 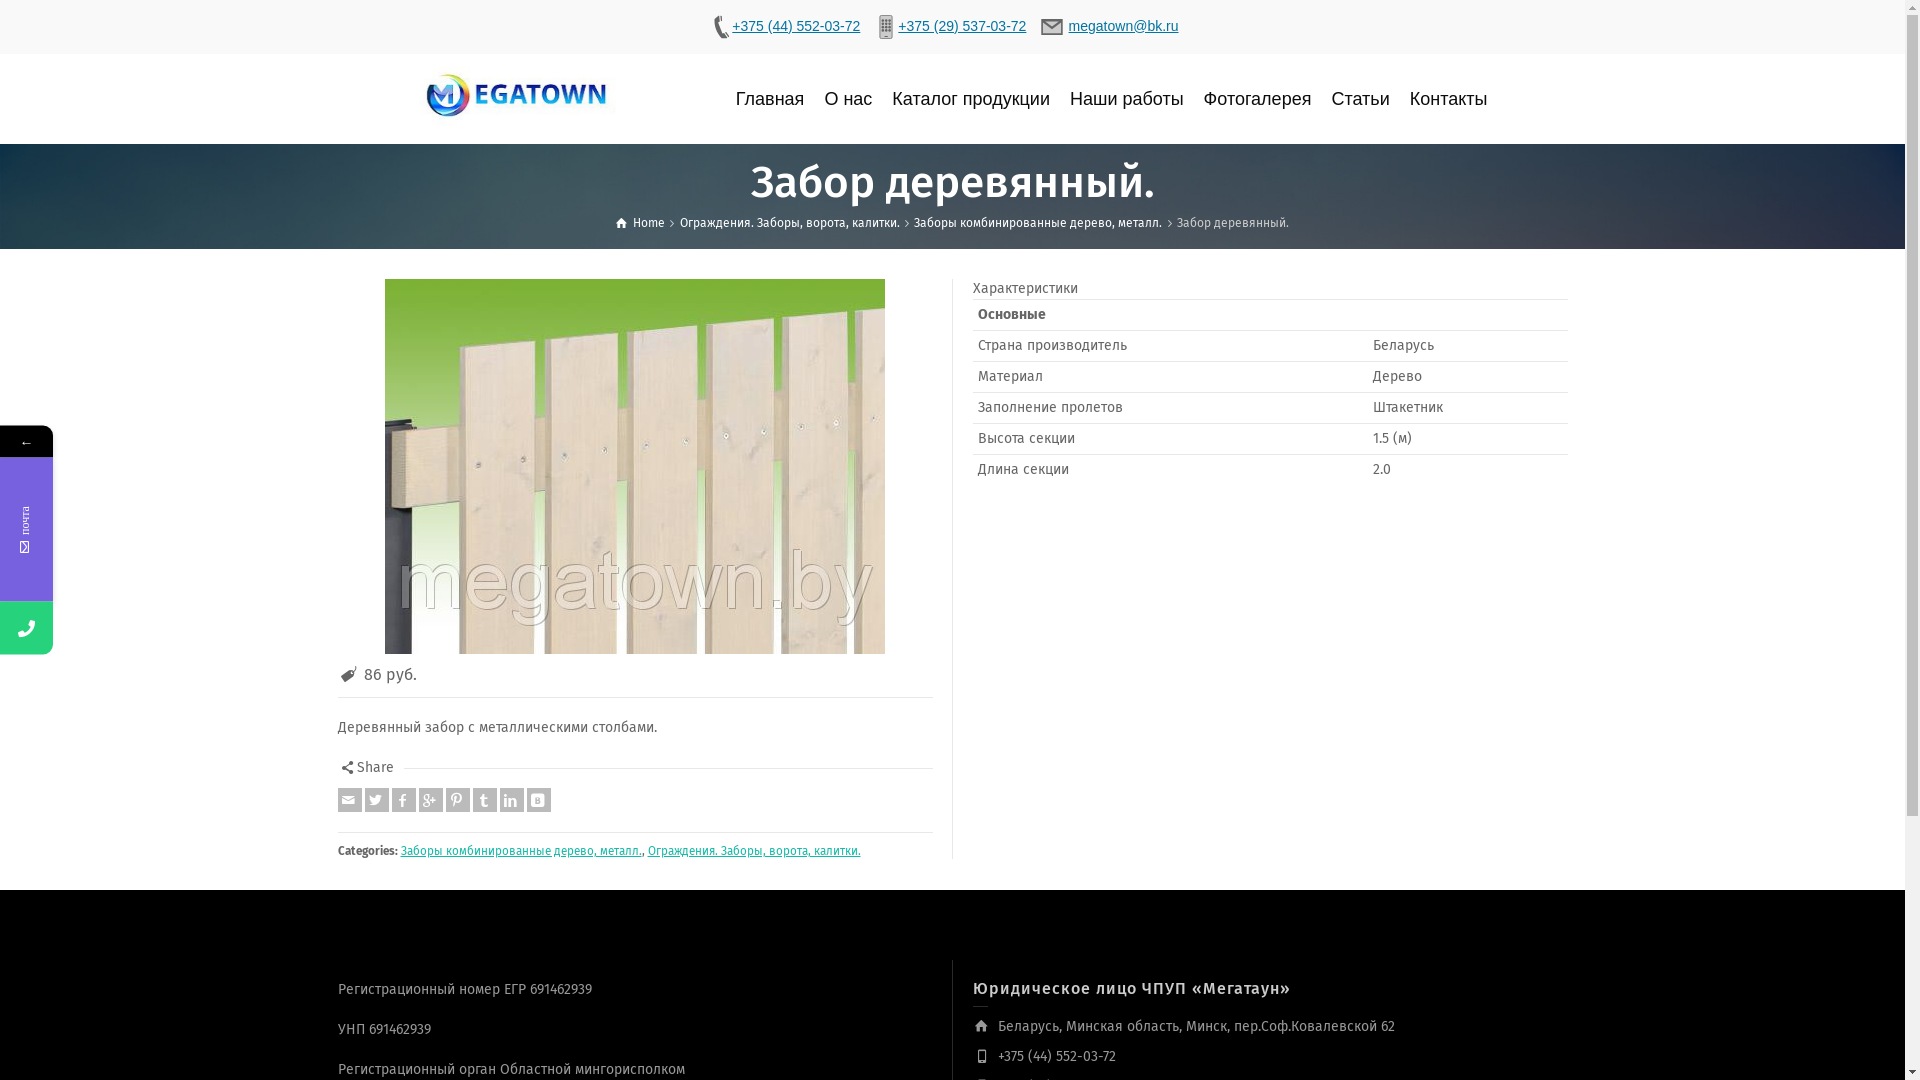 What do you see at coordinates (429, 798) in the screenshot?
I see `'Google +'` at bounding box center [429, 798].